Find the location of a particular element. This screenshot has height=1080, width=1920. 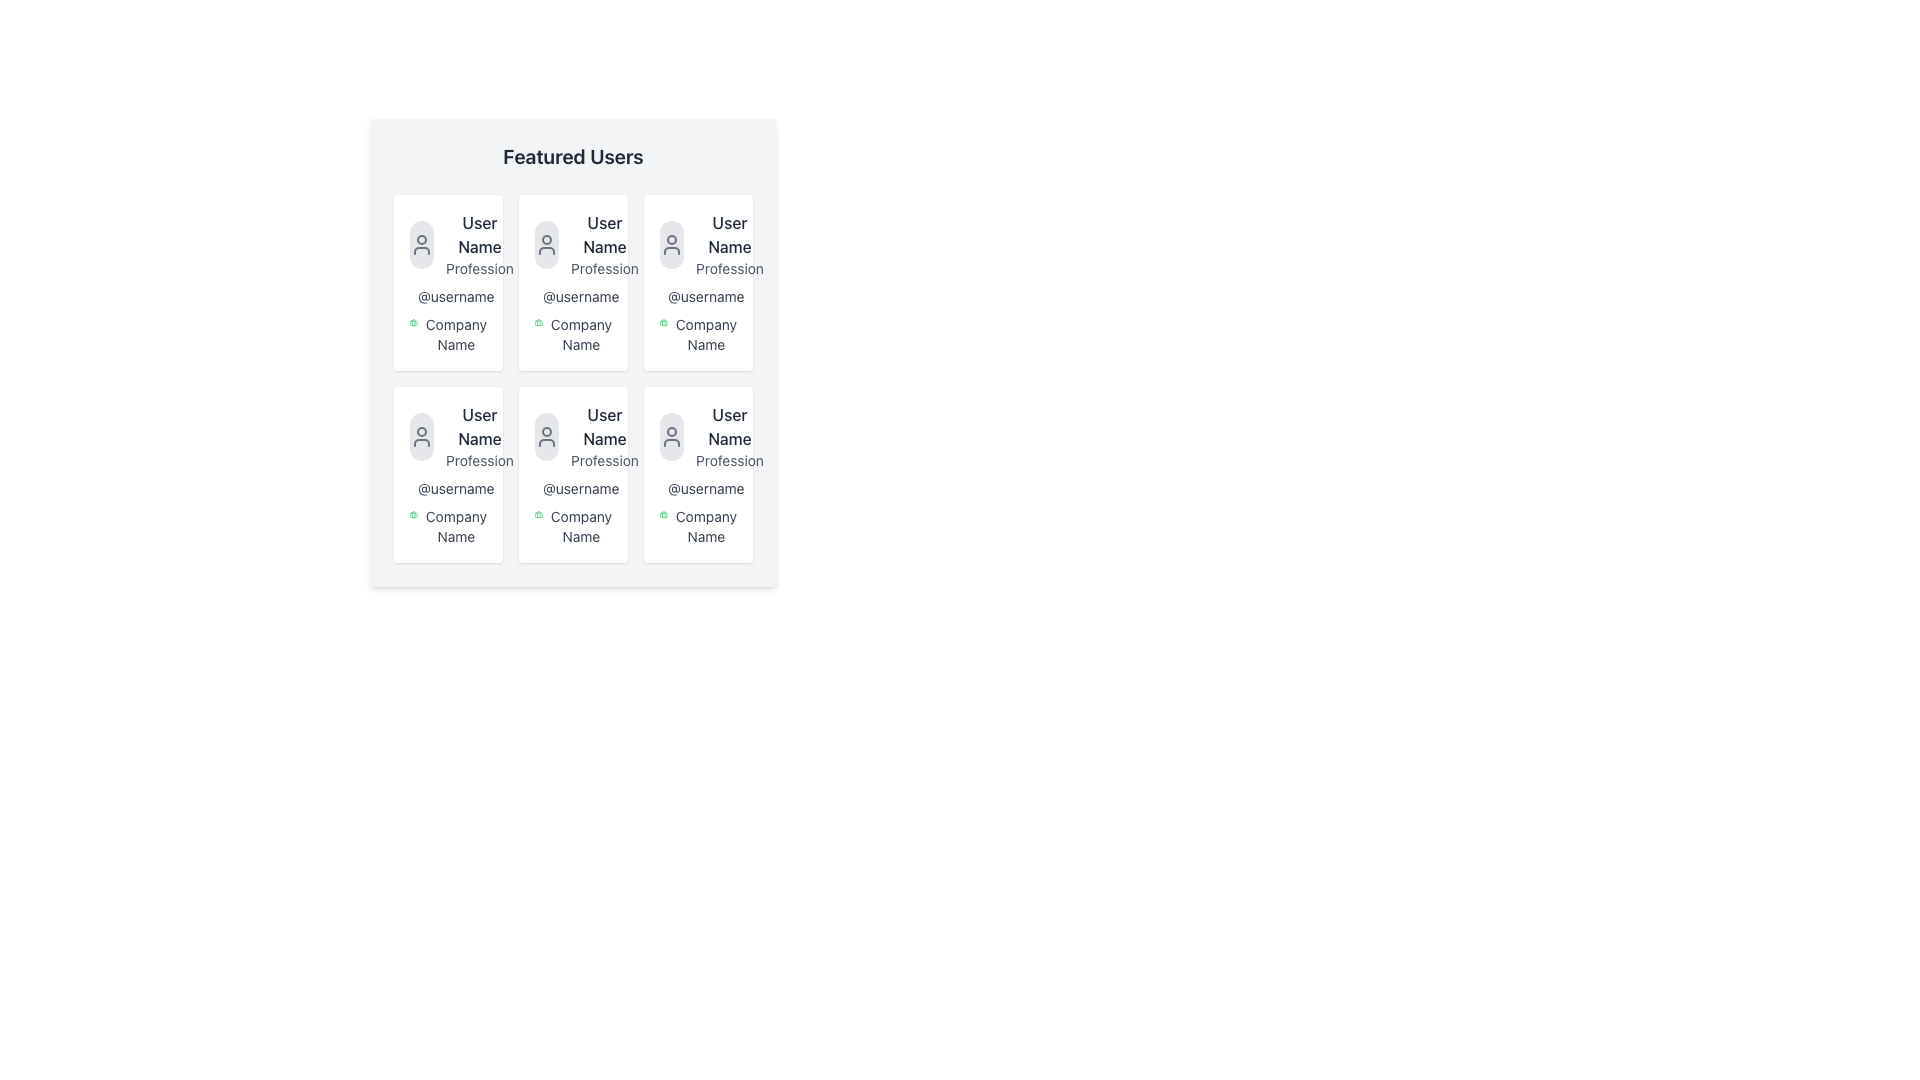

the '@' icon located in the second row, second column of the user card, positioned beside the username text is located at coordinates (547, 490).